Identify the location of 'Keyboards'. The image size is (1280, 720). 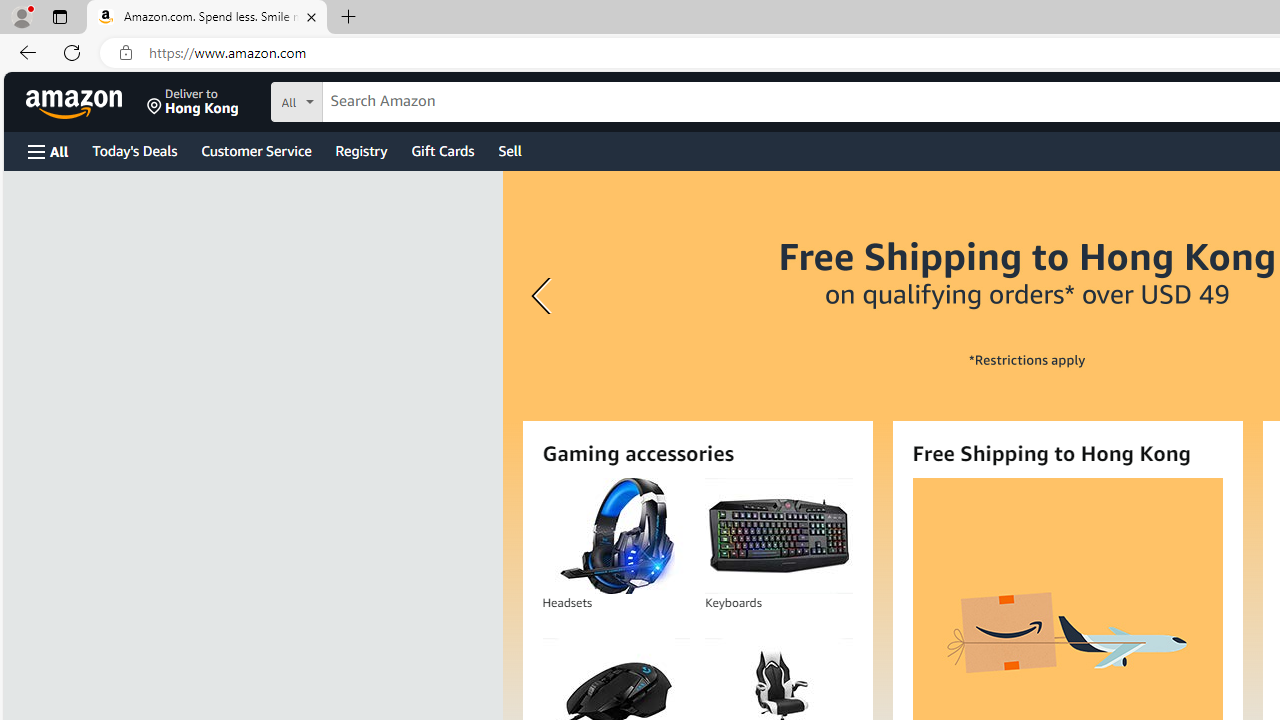
(777, 535).